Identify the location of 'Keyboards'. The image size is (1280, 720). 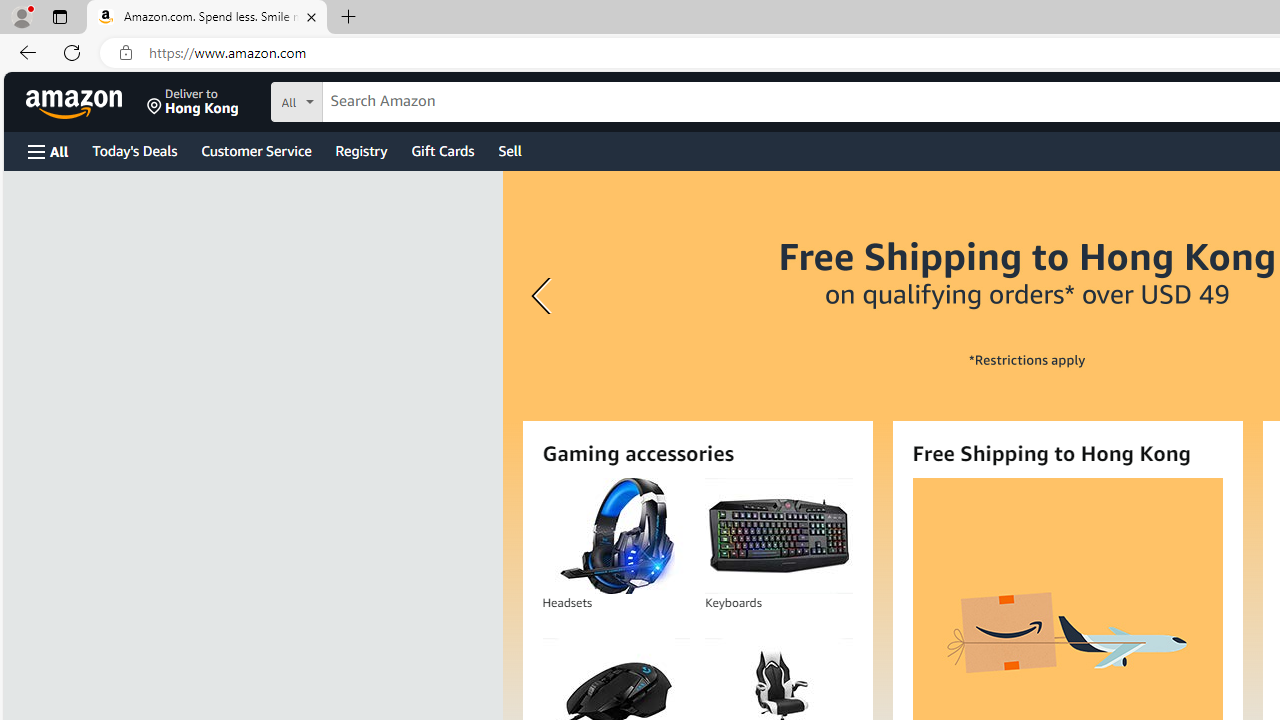
(777, 535).